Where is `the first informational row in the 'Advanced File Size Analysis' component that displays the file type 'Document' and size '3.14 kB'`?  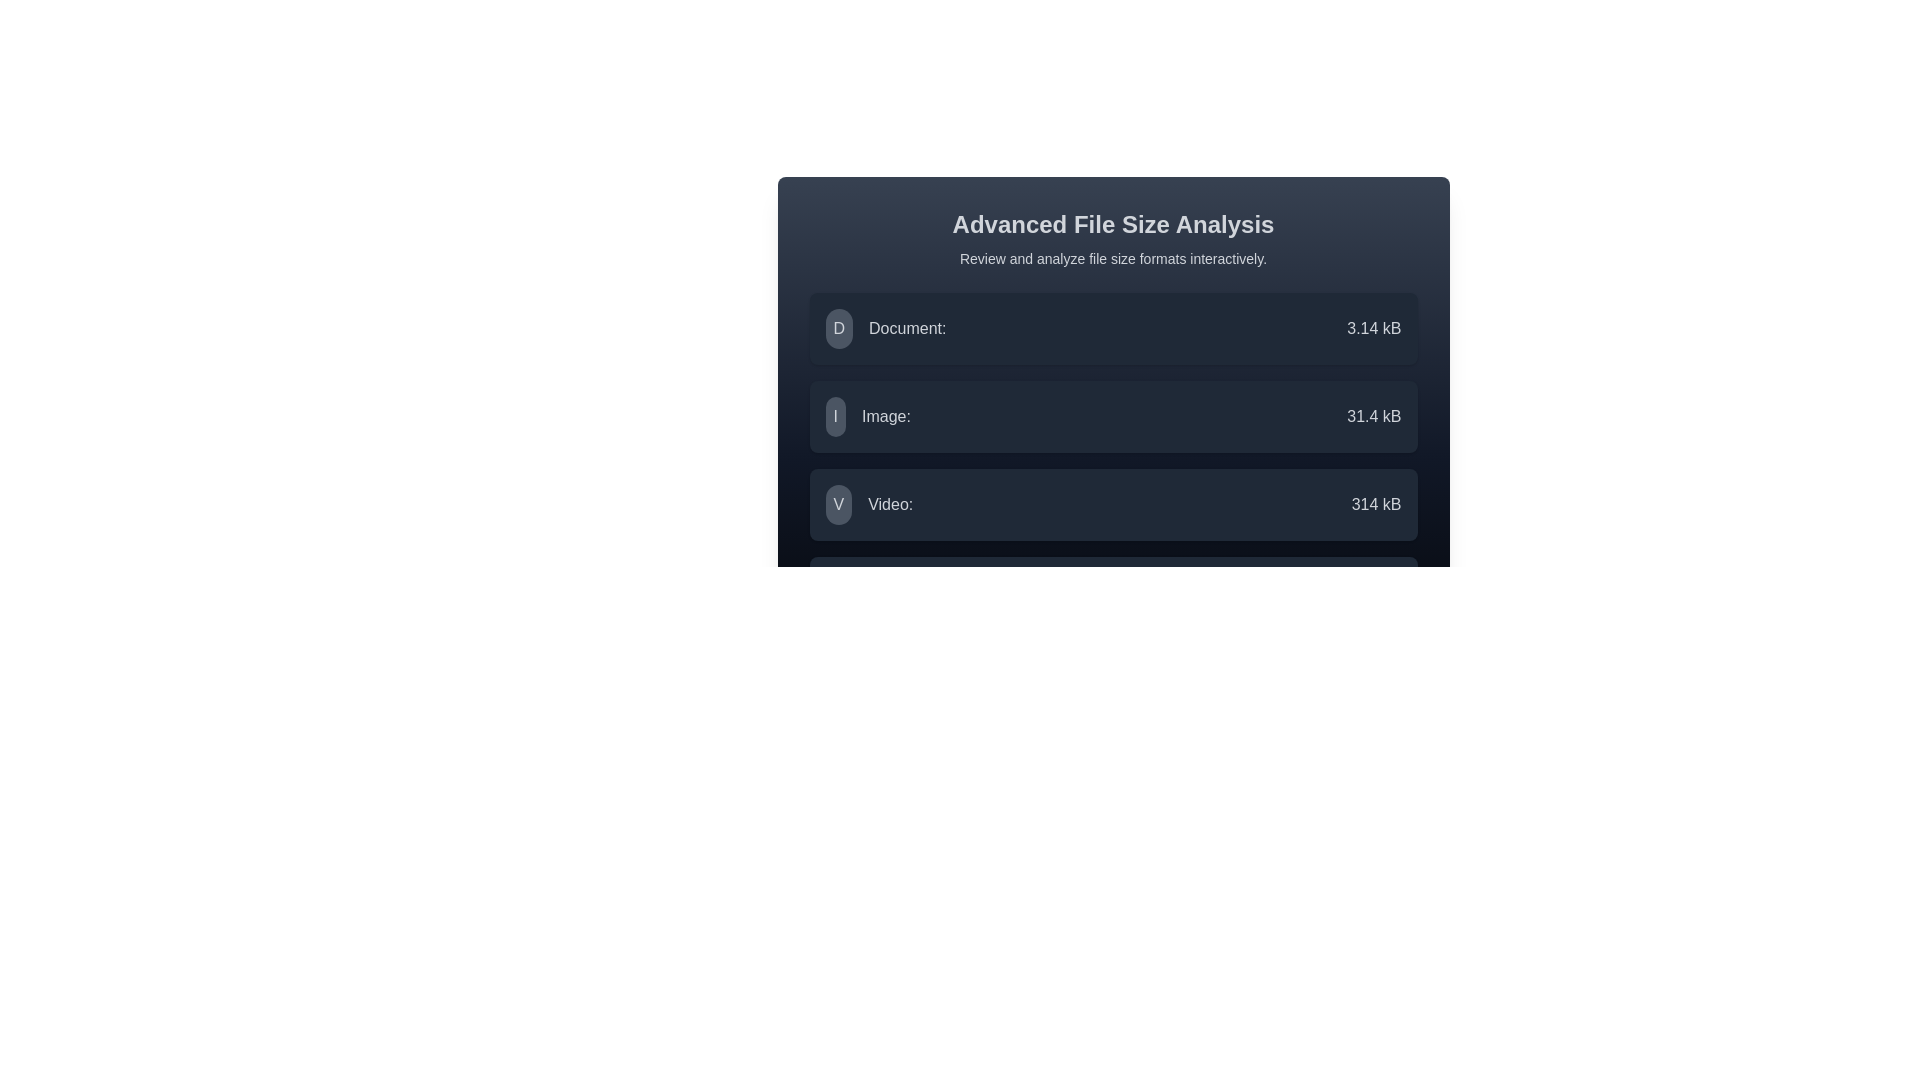
the first informational row in the 'Advanced File Size Analysis' component that displays the file type 'Document' and size '3.14 kB' is located at coordinates (1112, 327).